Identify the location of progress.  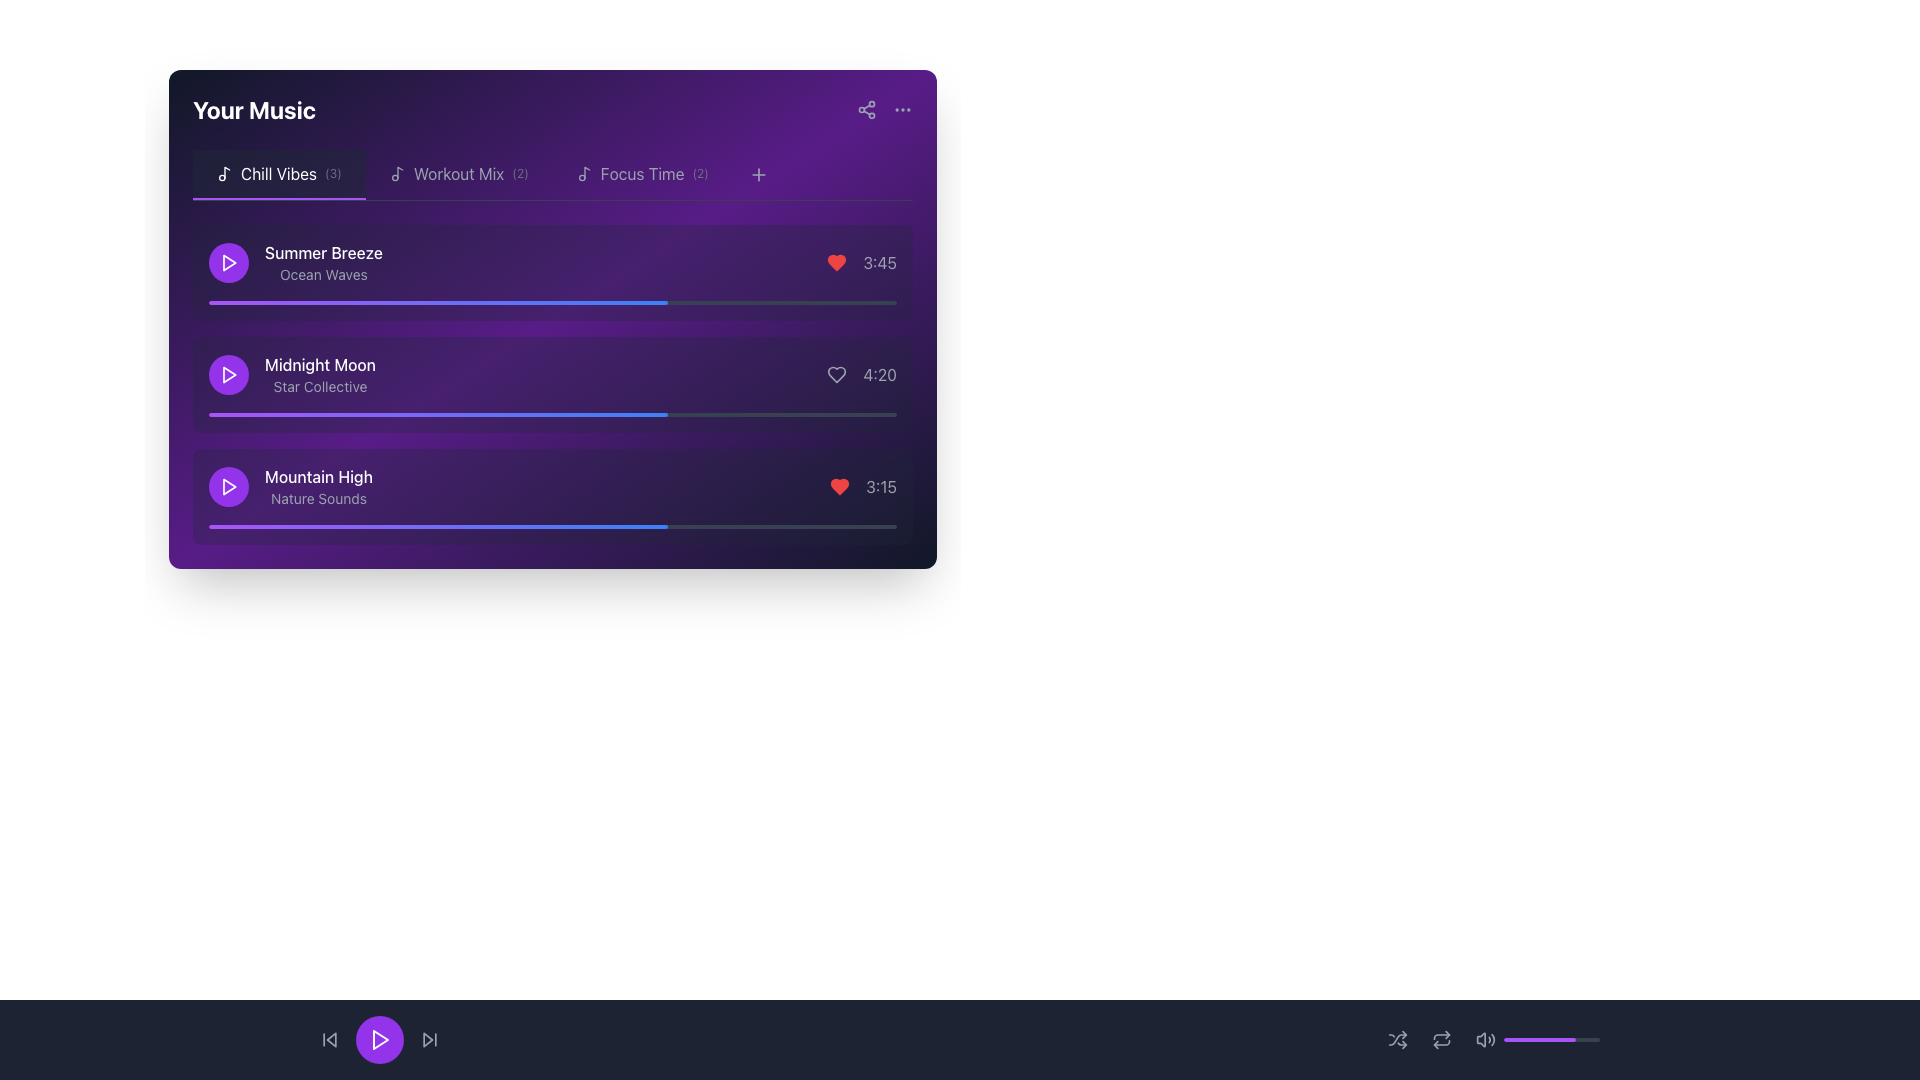
(683, 303).